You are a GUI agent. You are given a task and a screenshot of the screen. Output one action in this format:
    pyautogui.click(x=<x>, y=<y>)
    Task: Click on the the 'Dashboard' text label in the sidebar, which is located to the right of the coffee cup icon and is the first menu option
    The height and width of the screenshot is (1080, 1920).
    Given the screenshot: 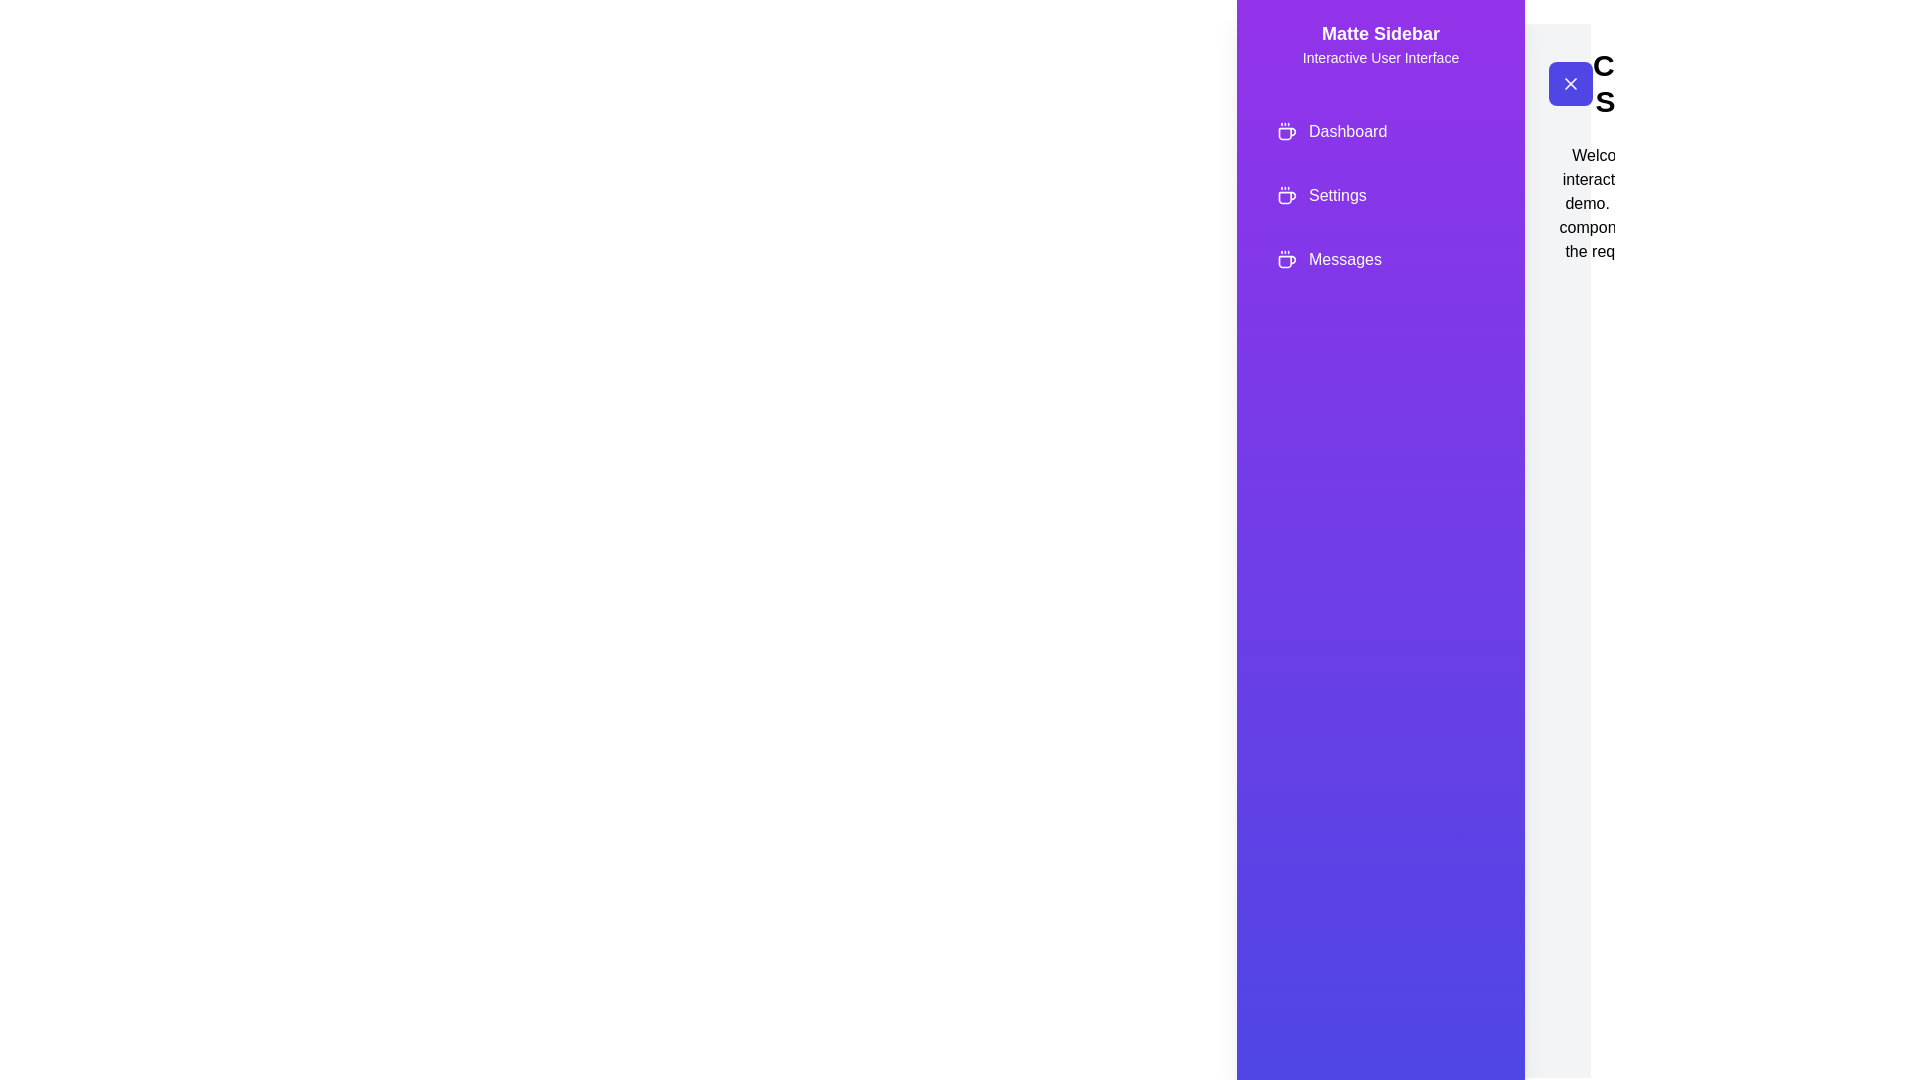 What is the action you would take?
    pyautogui.click(x=1348, y=131)
    